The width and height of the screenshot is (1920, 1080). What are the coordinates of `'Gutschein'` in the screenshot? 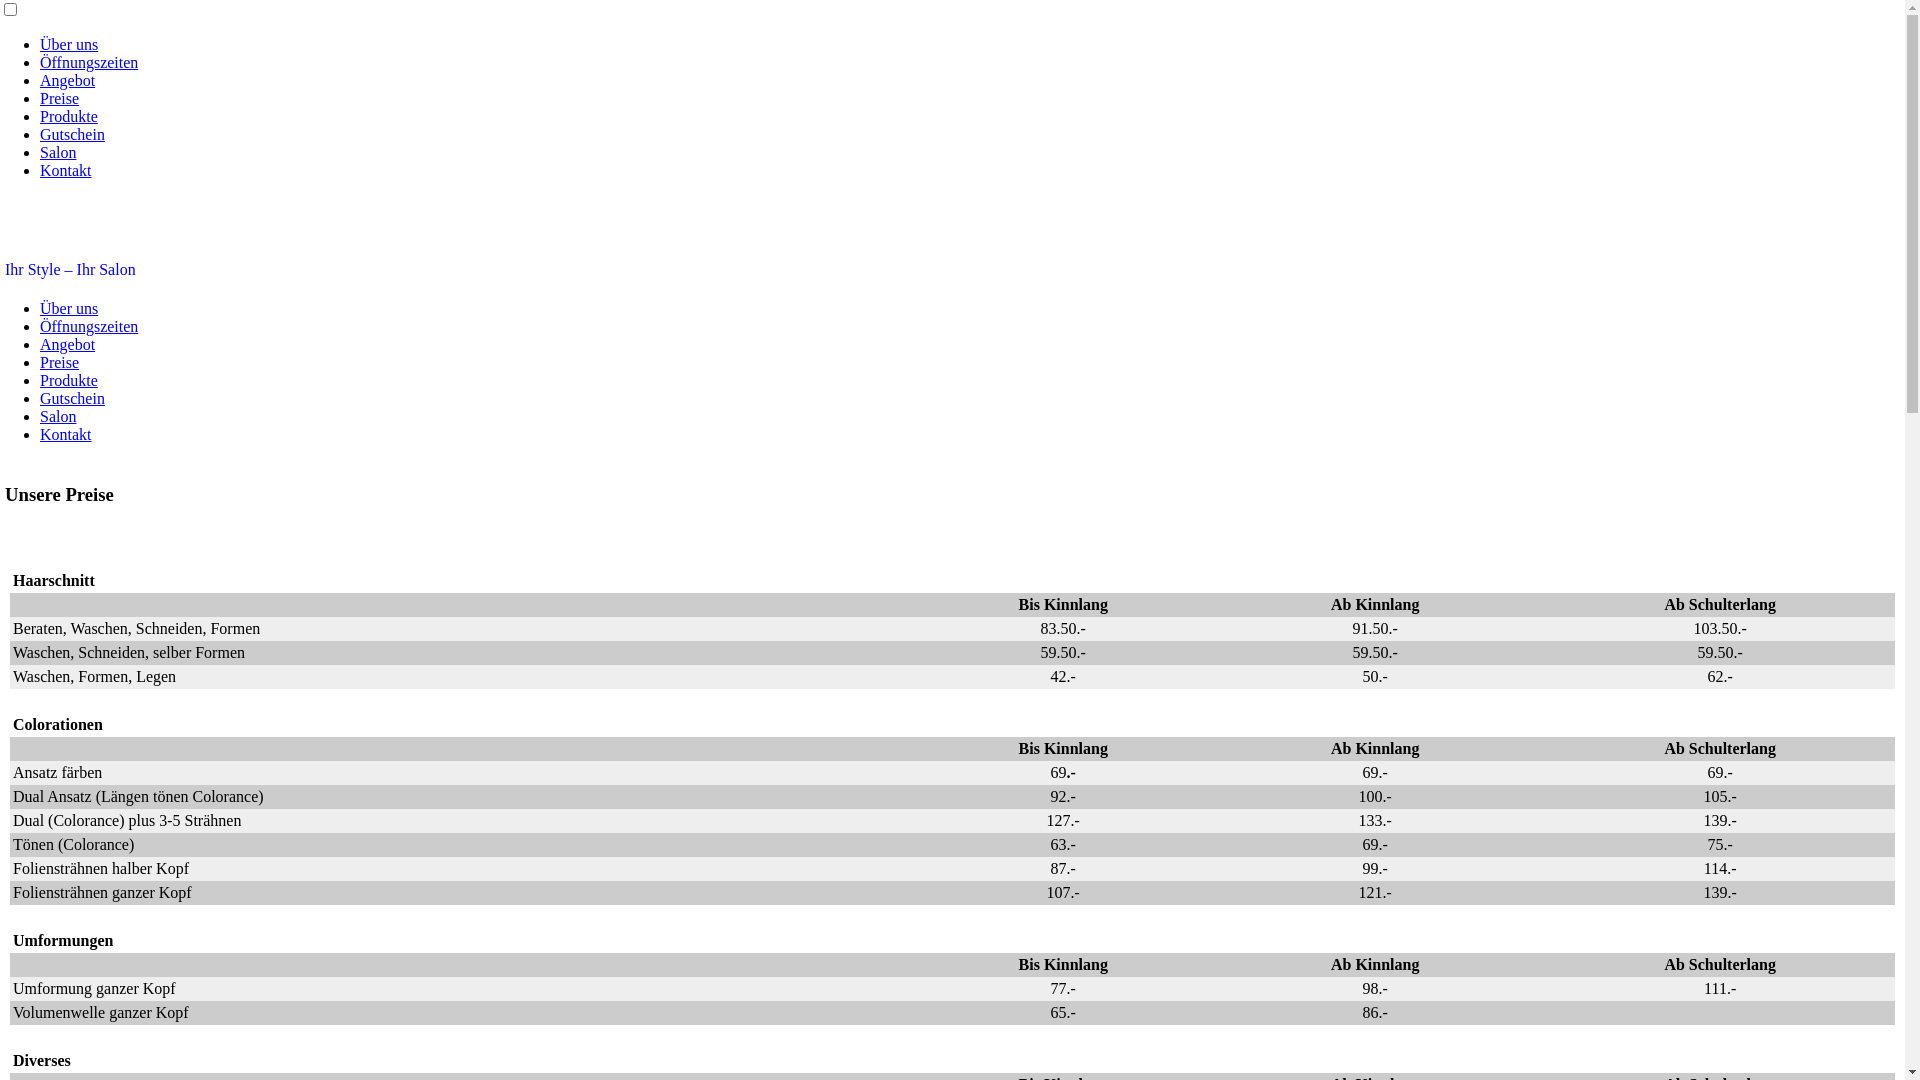 It's located at (72, 398).